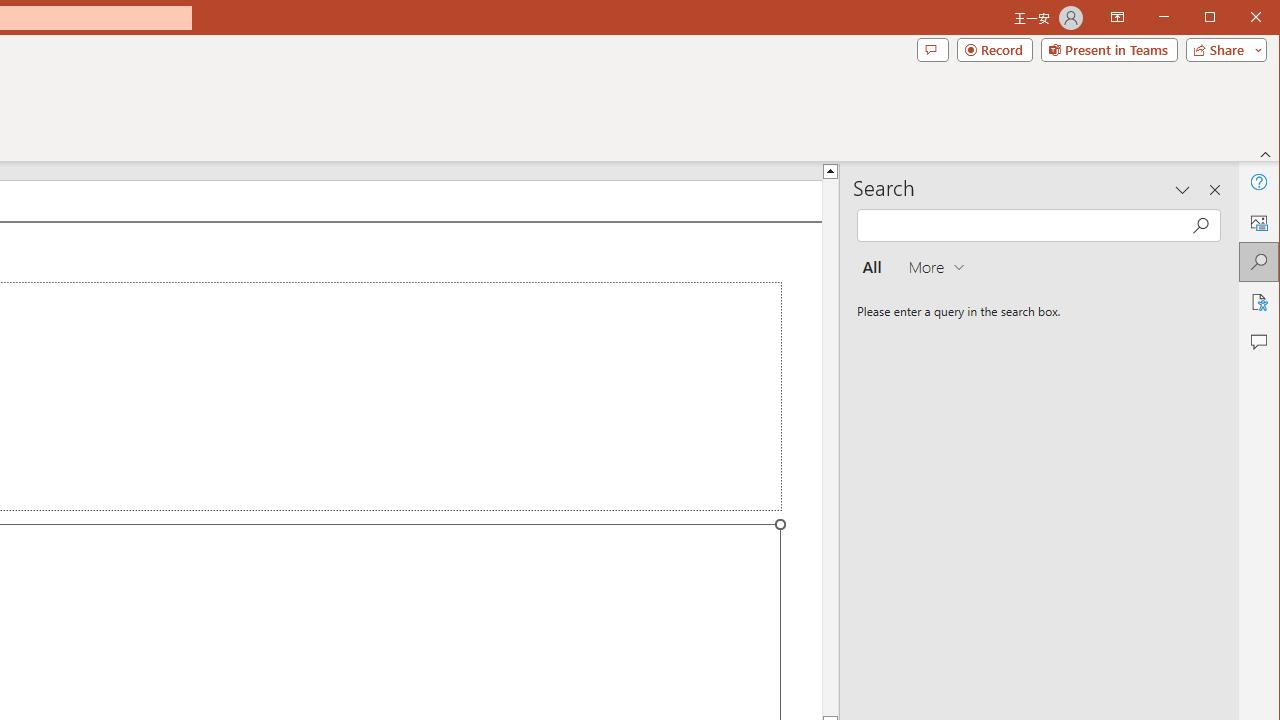 Image resolution: width=1280 pixels, height=720 pixels. Describe the element at coordinates (1257, 302) in the screenshot. I see `'Accessibility'` at that location.